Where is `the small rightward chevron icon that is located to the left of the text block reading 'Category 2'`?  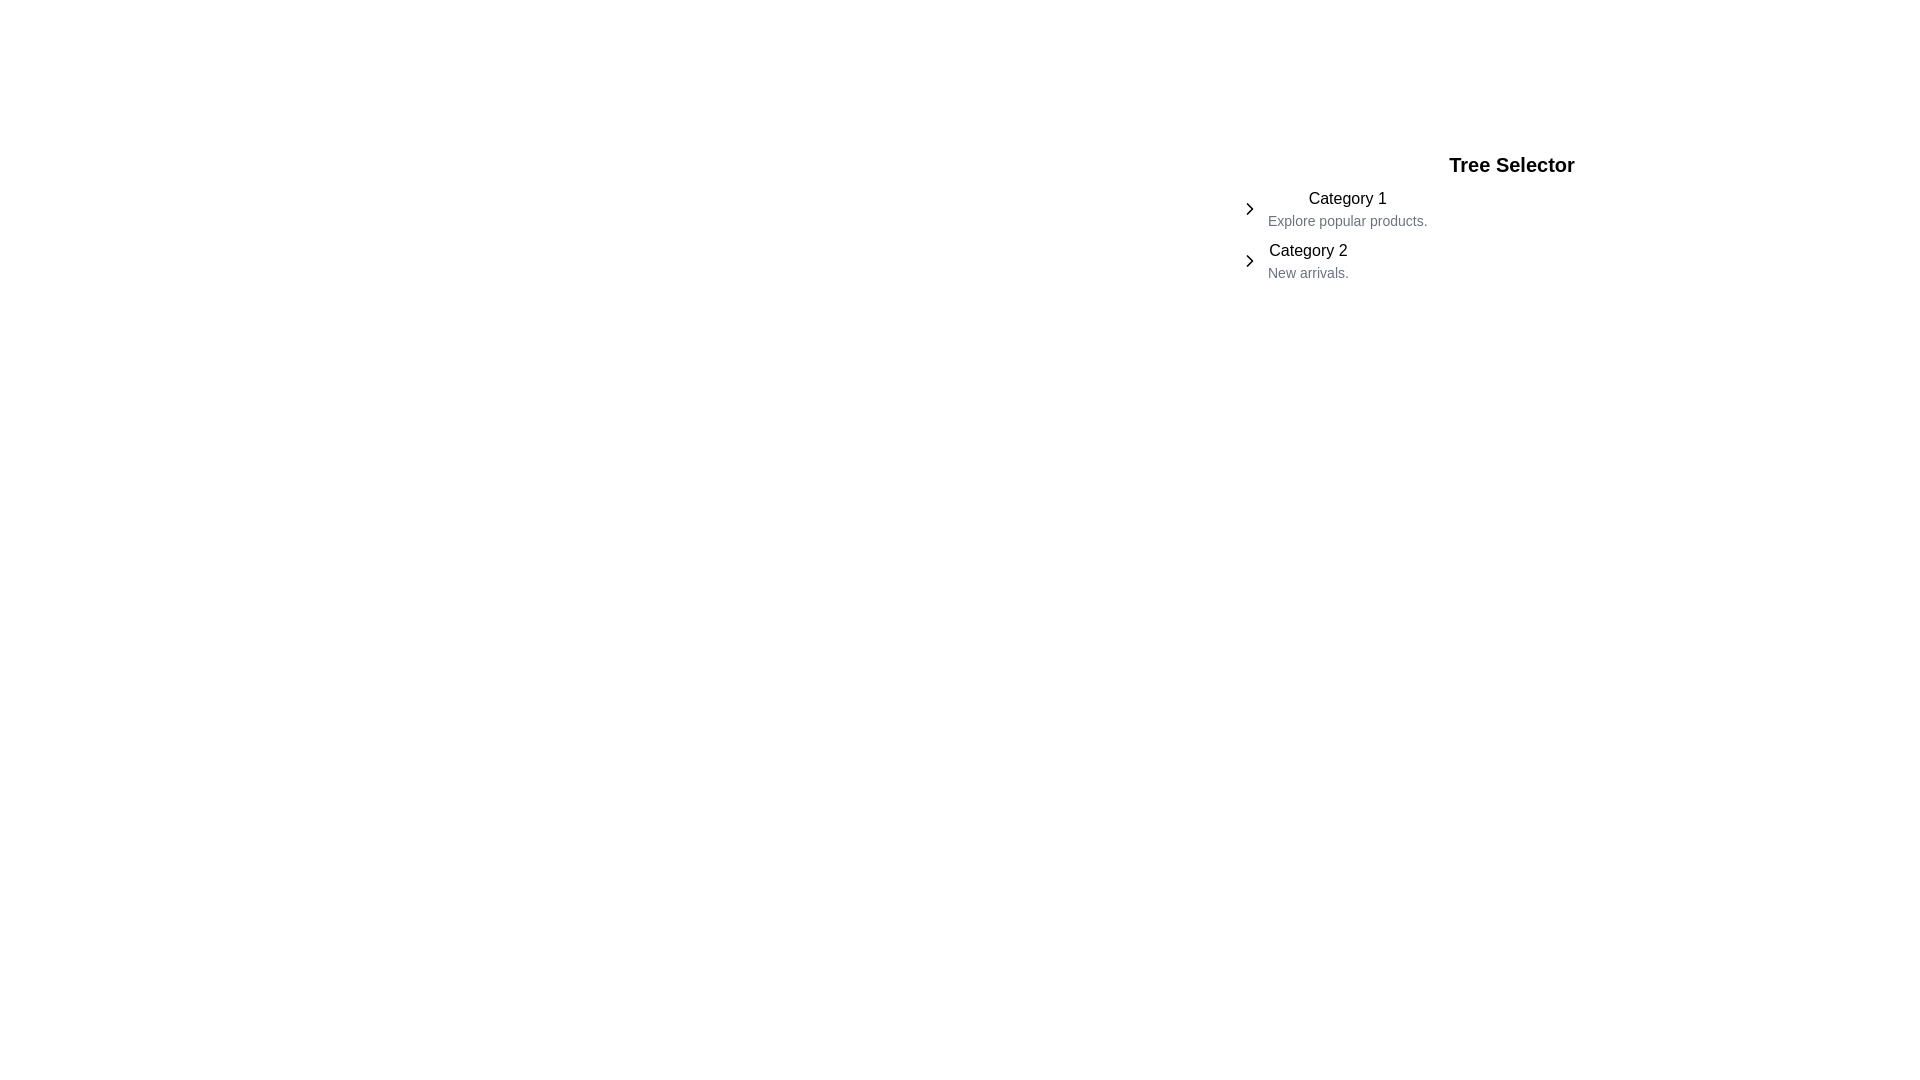 the small rightward chevron icon that is located to the left of the text block reading 'Category 2' is located at coordinates (1248, 260).